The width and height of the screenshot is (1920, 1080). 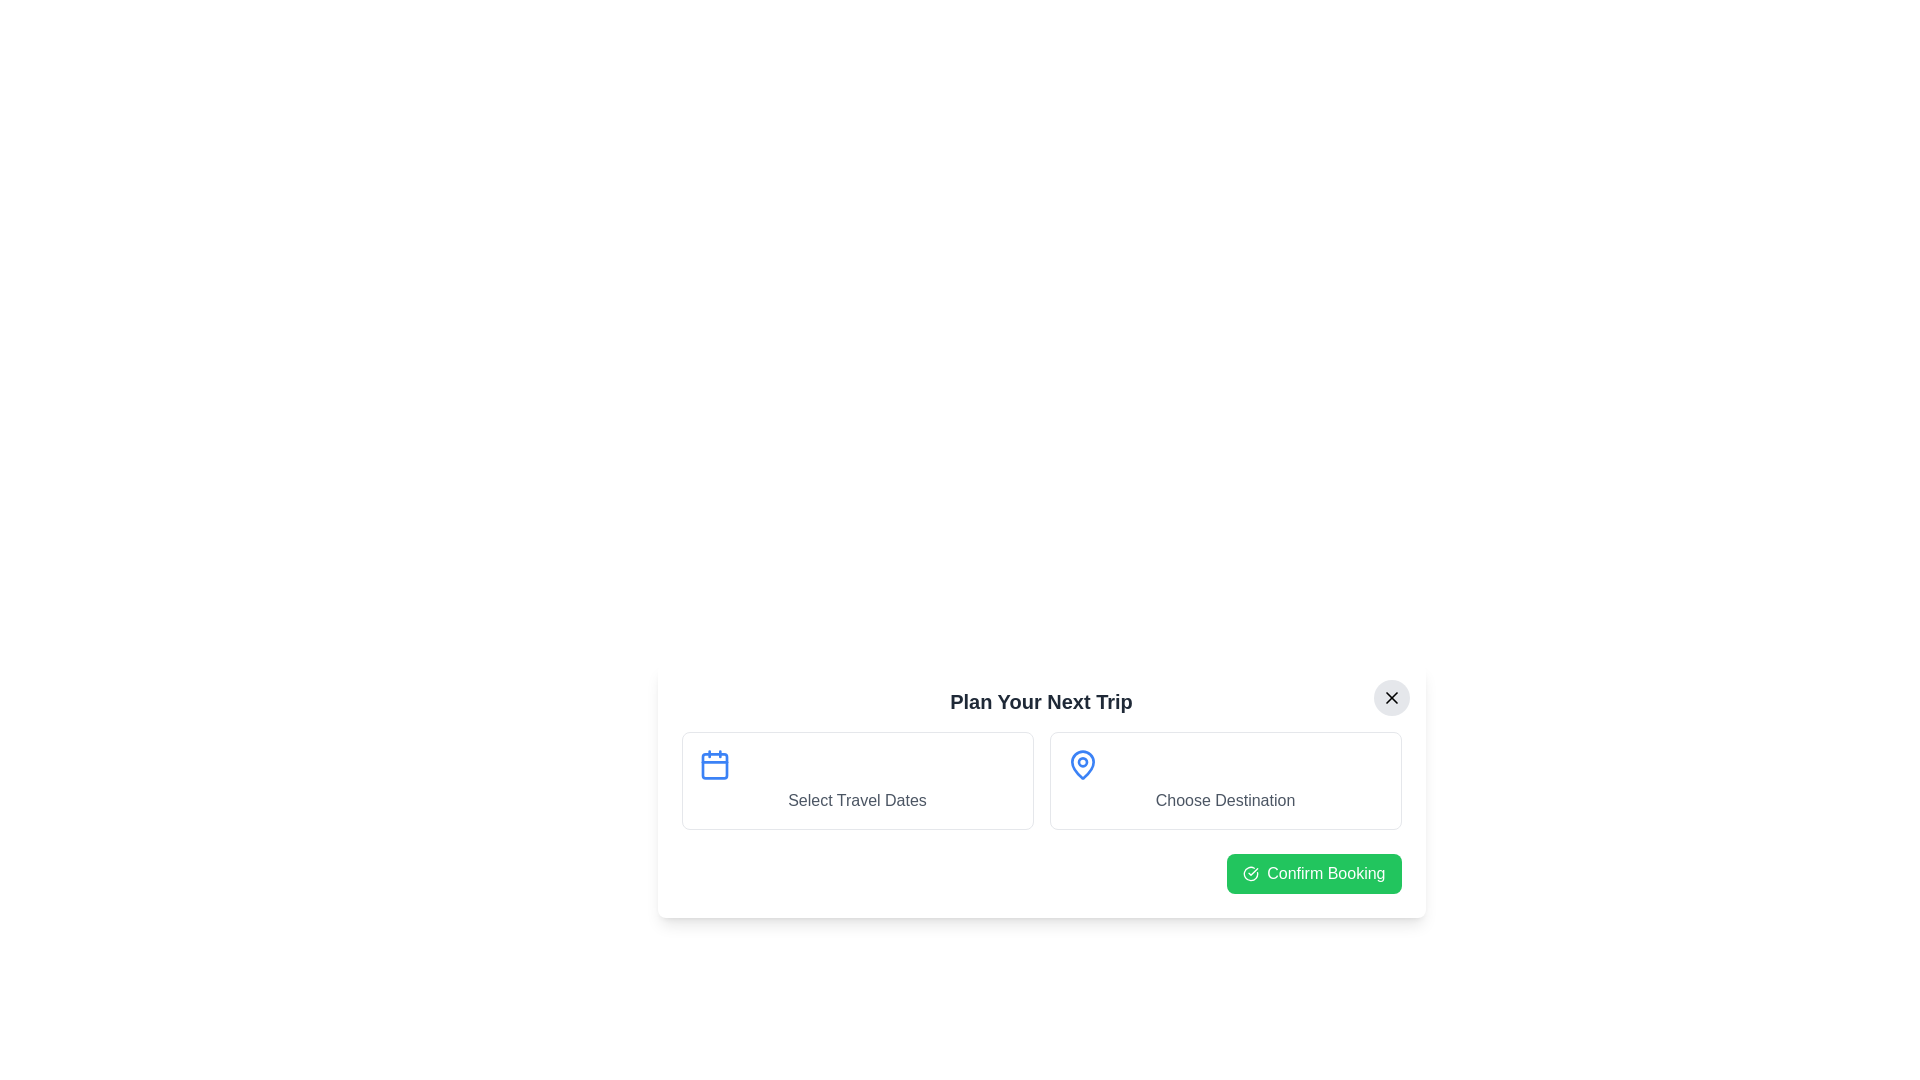 I want to click on the 'Choose Destination' card to select the destination, so click(x=1224, y=779).